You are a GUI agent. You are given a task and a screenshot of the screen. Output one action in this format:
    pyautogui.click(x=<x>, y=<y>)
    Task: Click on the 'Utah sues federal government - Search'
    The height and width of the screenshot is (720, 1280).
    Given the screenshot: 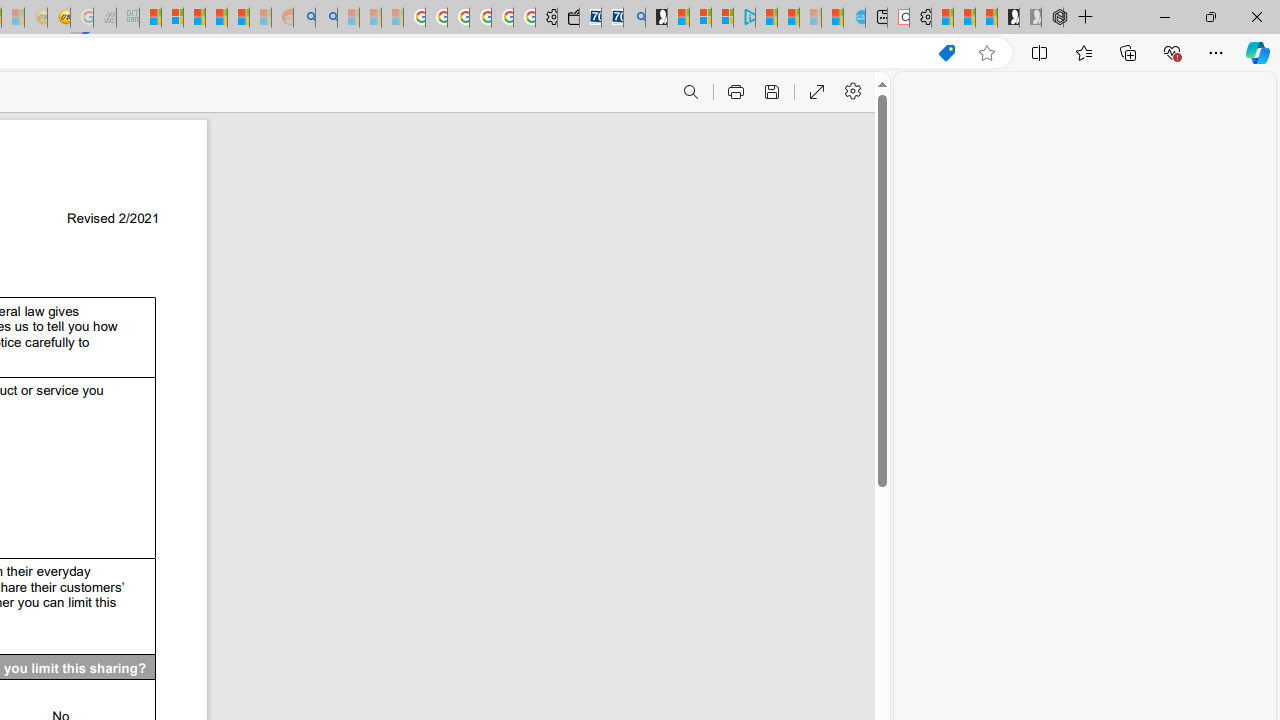 What is the action you would take?
    pyautogui.click(x=326, y=17)
    